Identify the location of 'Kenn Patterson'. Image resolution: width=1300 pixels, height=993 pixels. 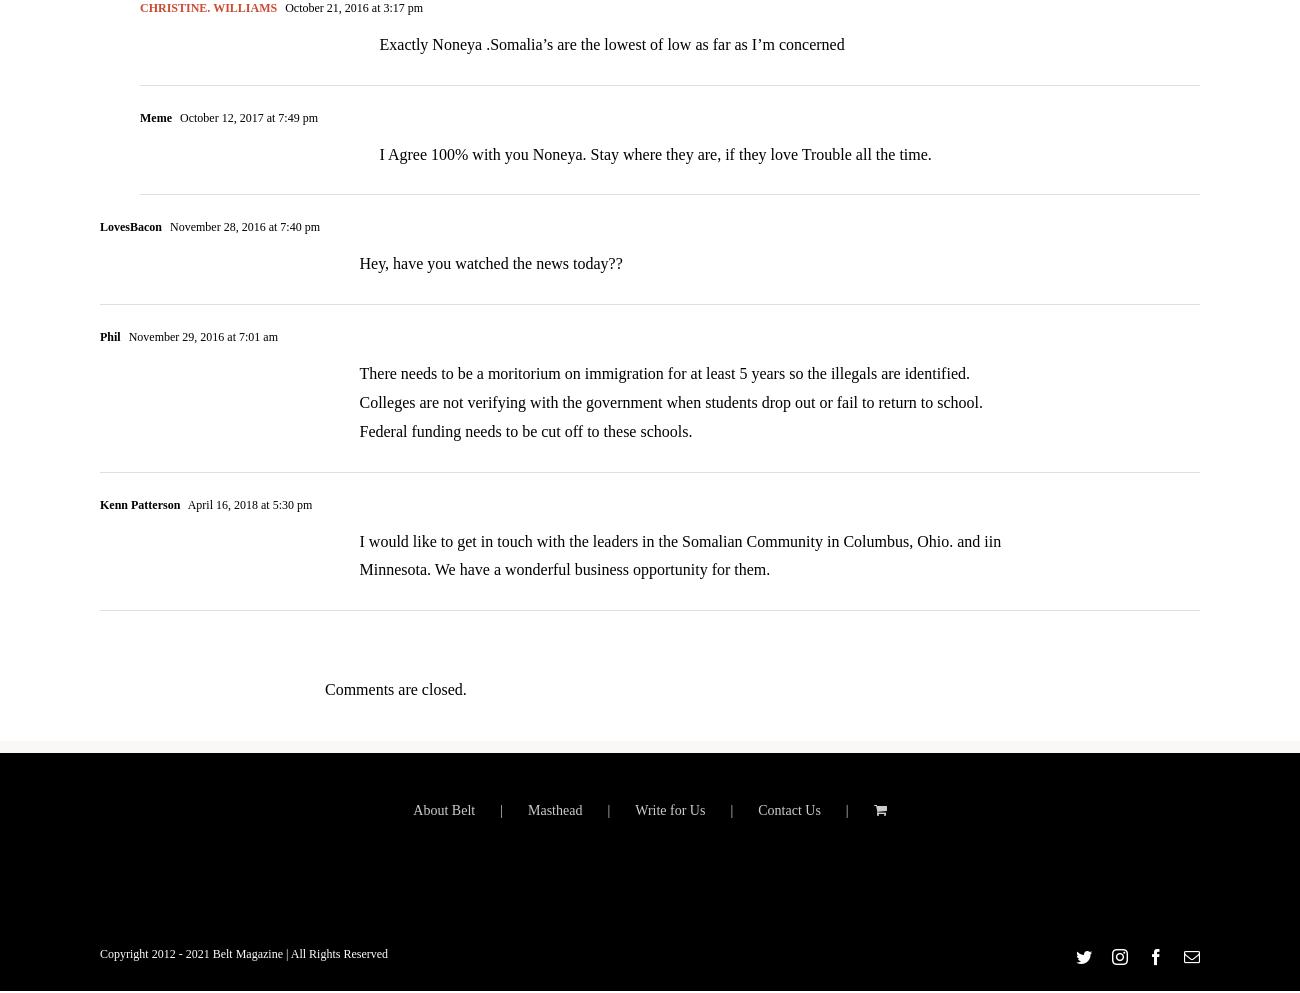
(139, 518).